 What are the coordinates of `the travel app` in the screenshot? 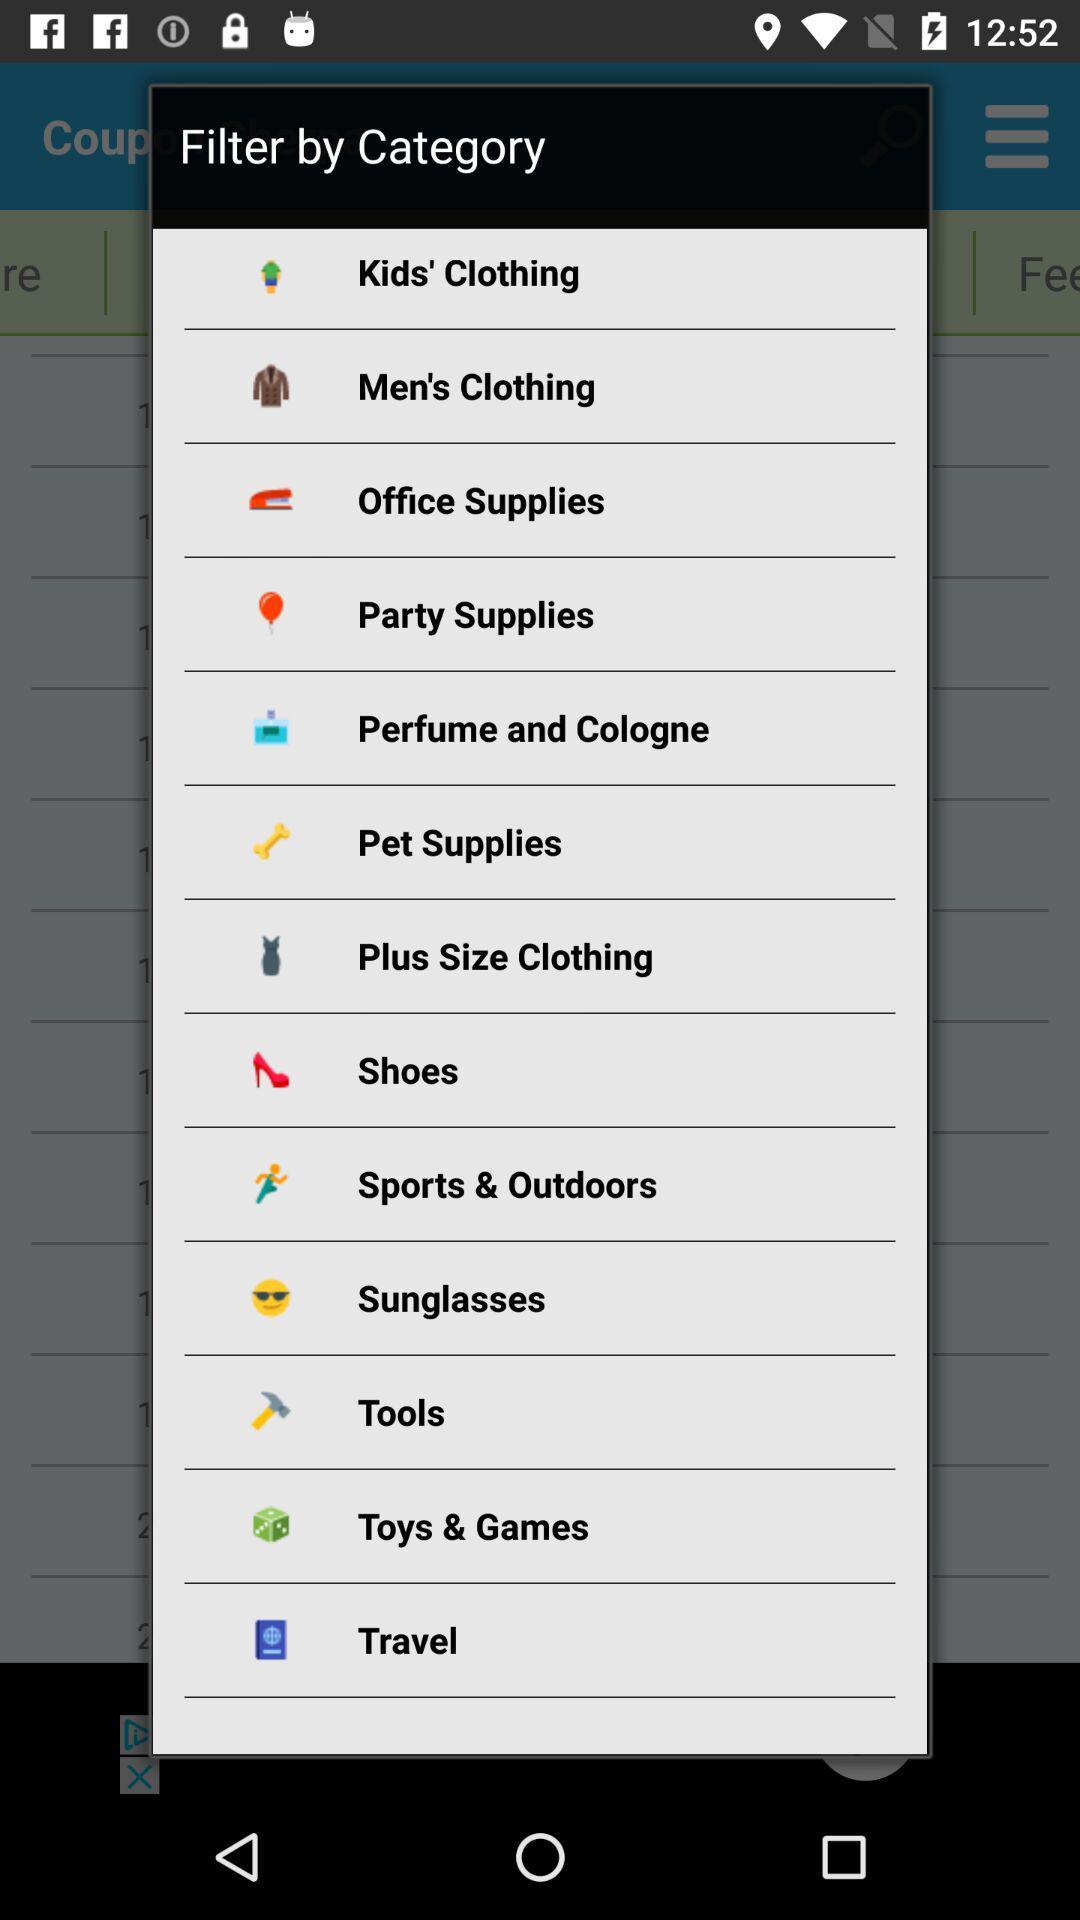 It's located at (563, 1639).